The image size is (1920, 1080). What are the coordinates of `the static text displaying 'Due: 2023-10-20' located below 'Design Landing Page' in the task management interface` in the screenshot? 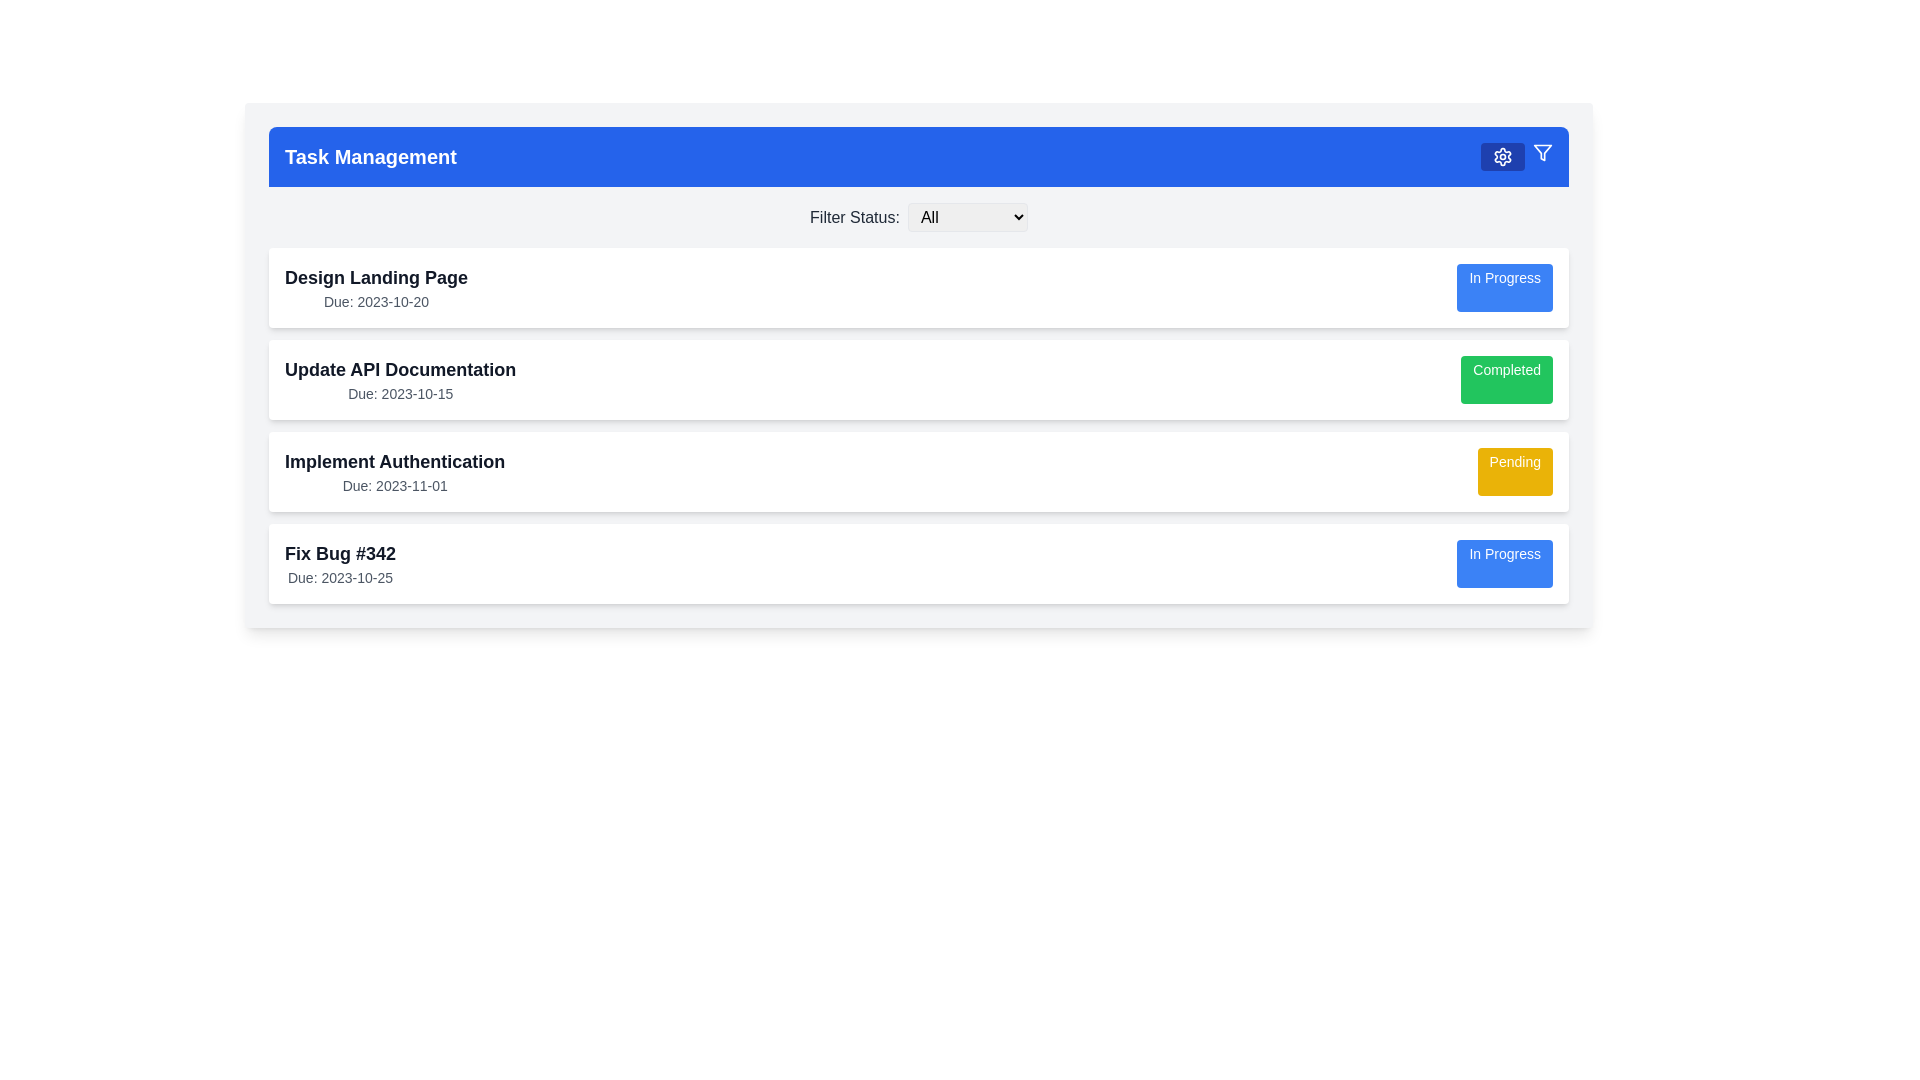 It's located at (376, 301).